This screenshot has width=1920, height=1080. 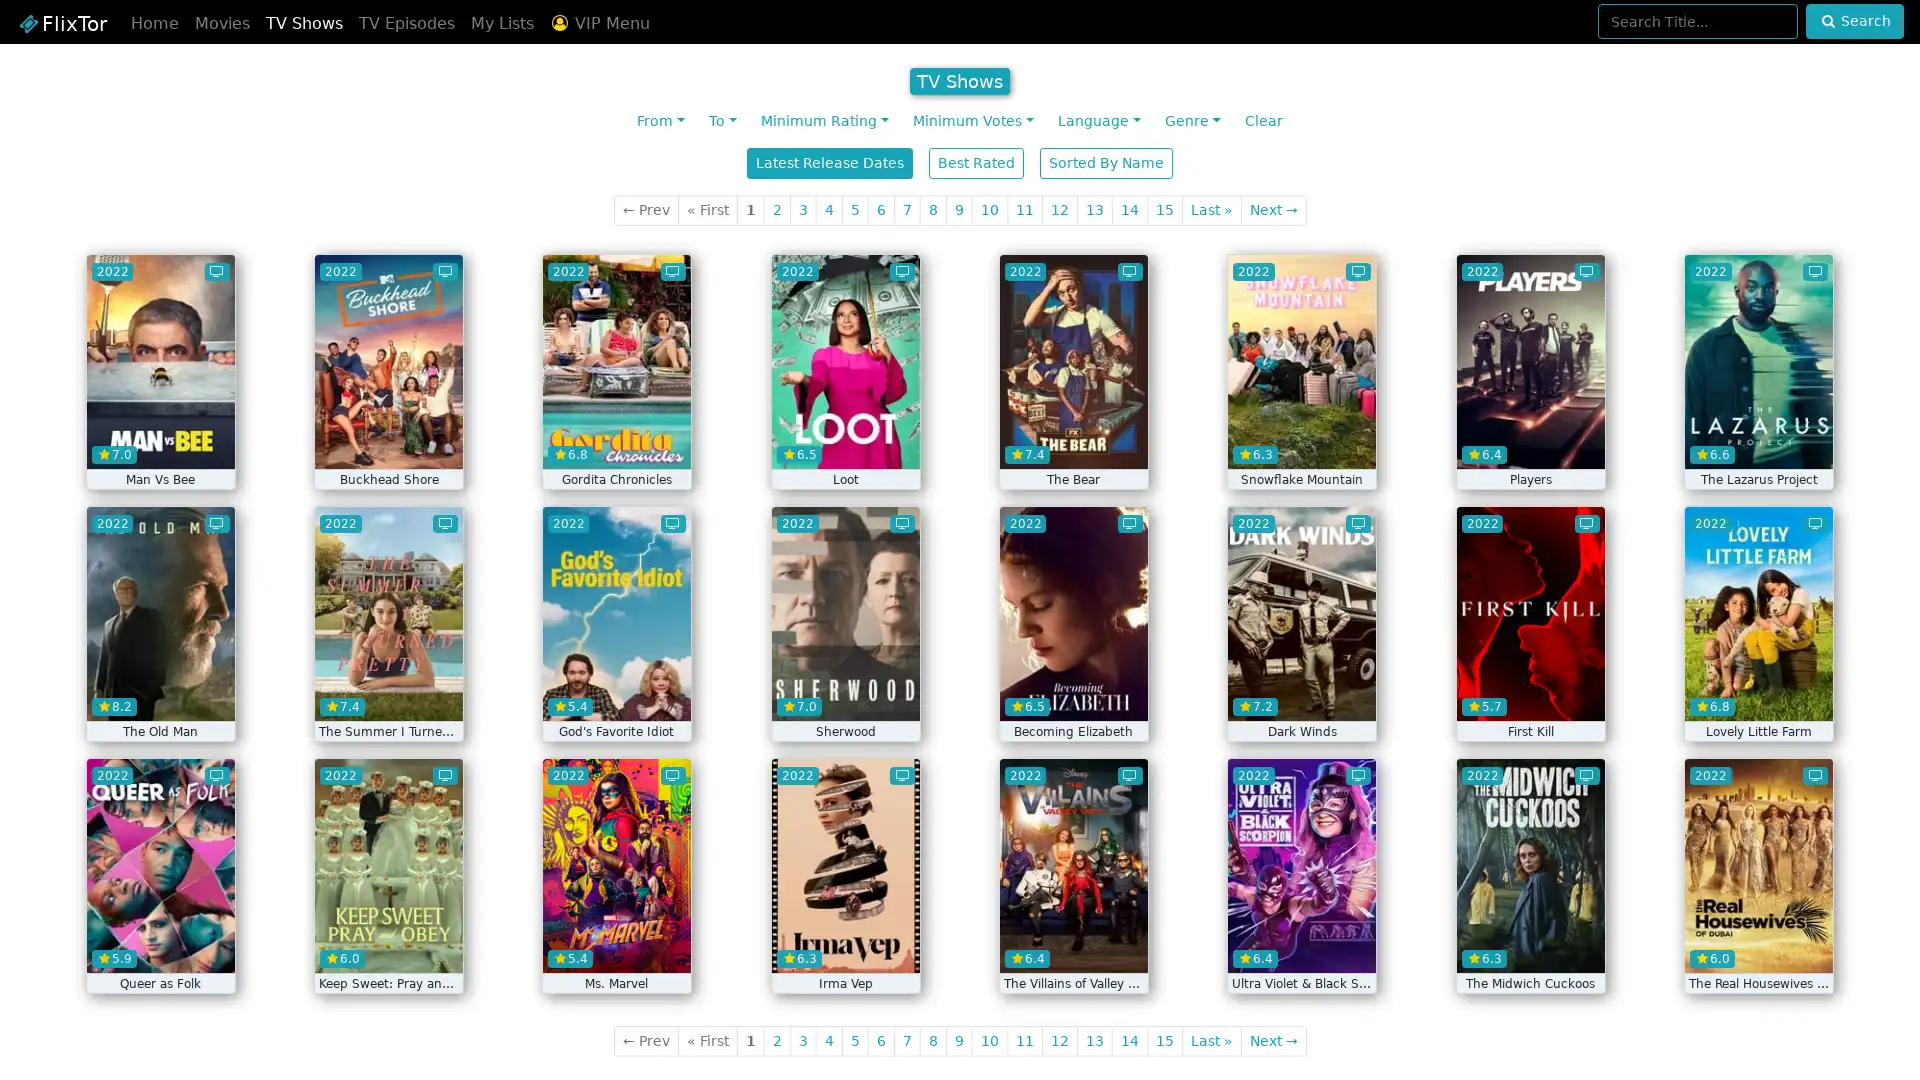 What do you see at coordinates (1191, 121) in the screenshot?
I see `Genre` at bounding box center [1191, 121].